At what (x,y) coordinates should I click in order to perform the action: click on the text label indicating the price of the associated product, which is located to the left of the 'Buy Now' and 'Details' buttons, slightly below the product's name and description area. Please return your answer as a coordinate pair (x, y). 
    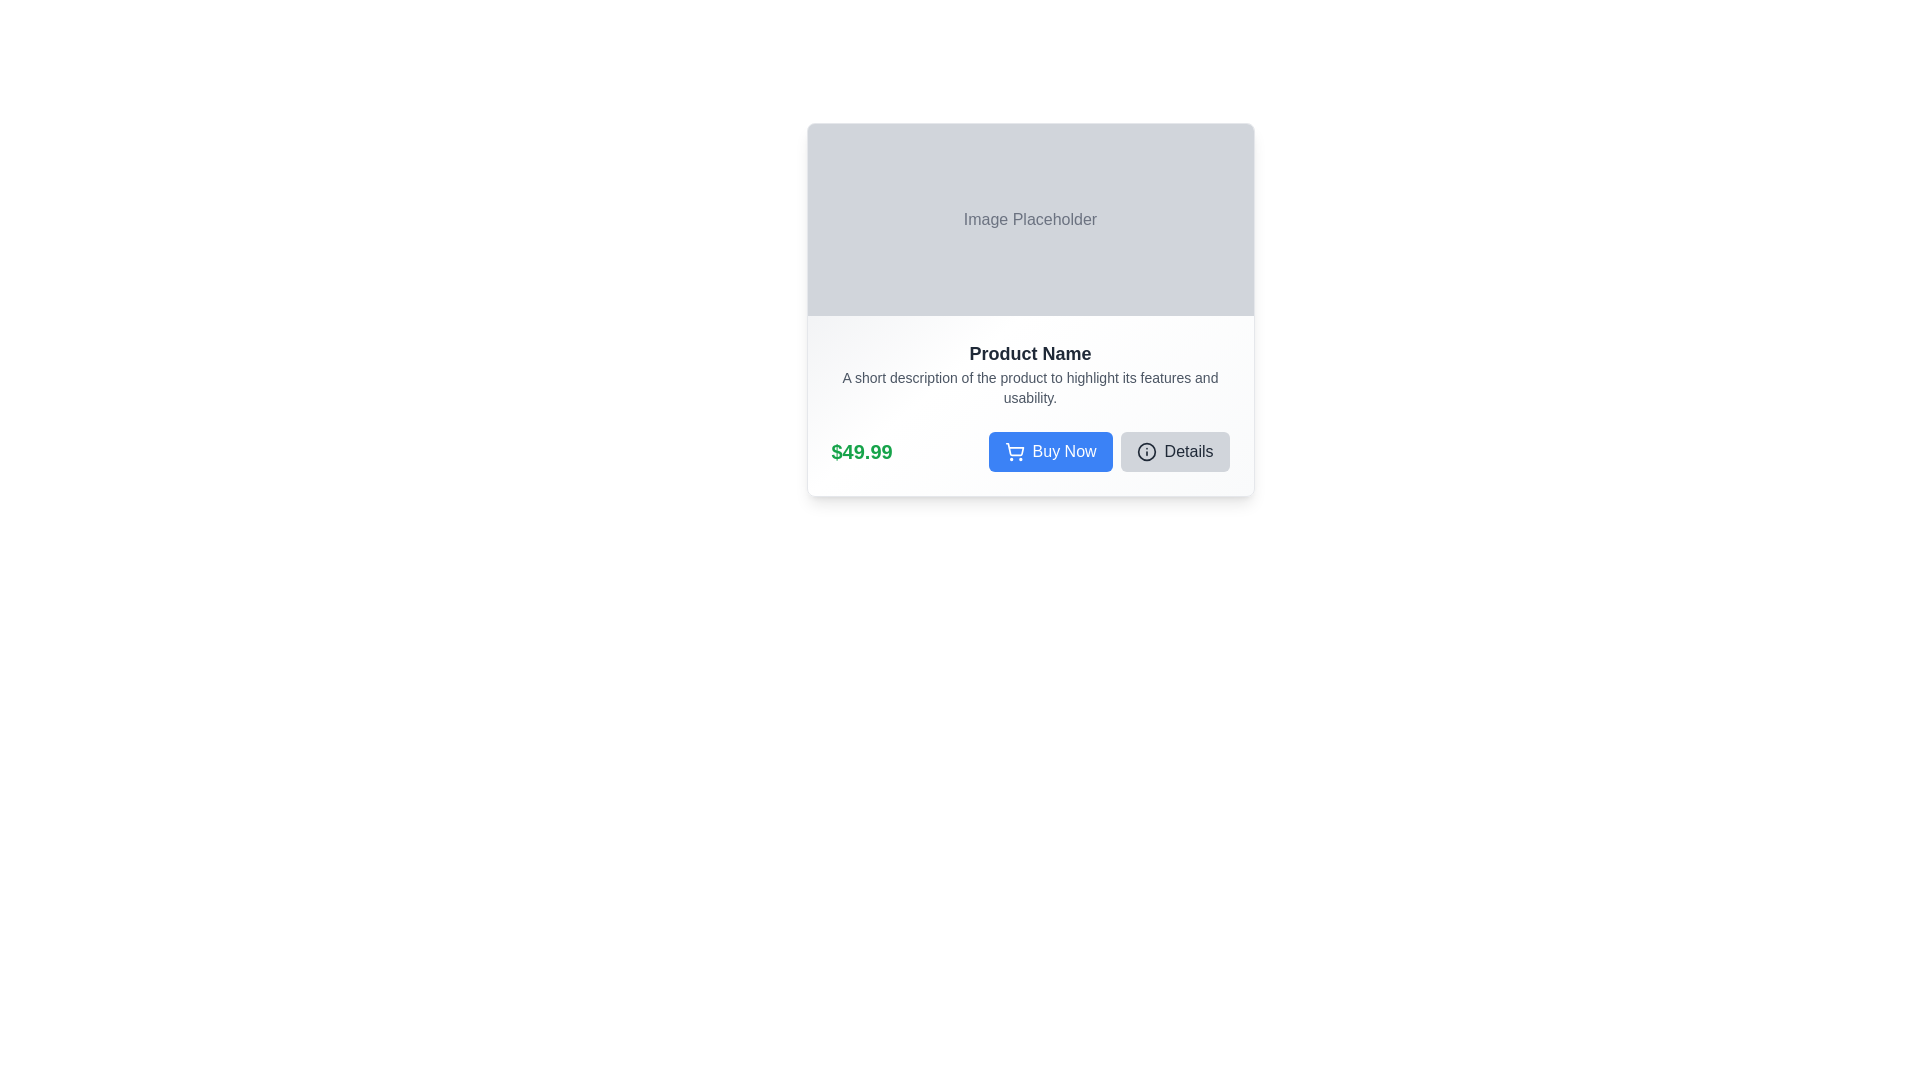
    Looking at the image, I should click on (862, 451).